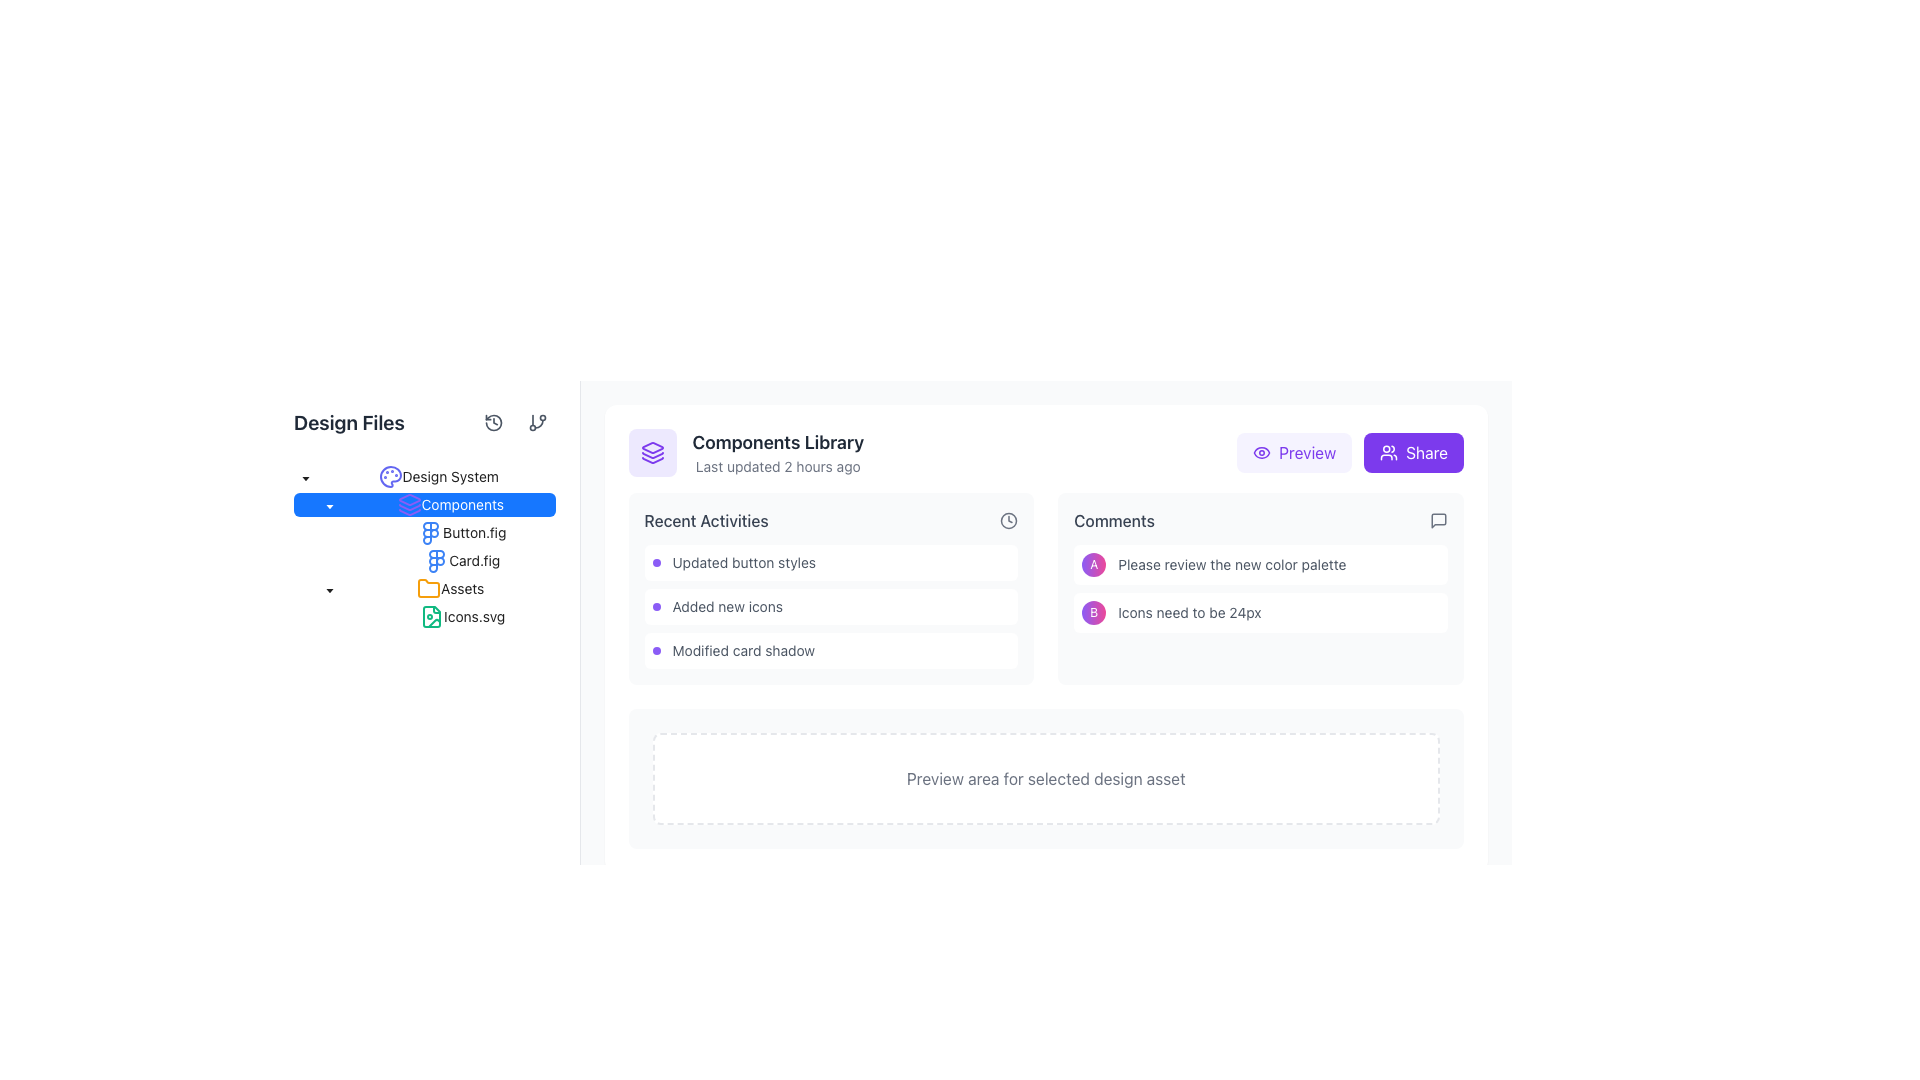 Image resolution: width=1920 pixels, height=1080 pixels. I want to click on the 'Preview' button in the Button Group located in the top-right corner beneath the title 'Components Library' to preview the library, so click(1349, 452).